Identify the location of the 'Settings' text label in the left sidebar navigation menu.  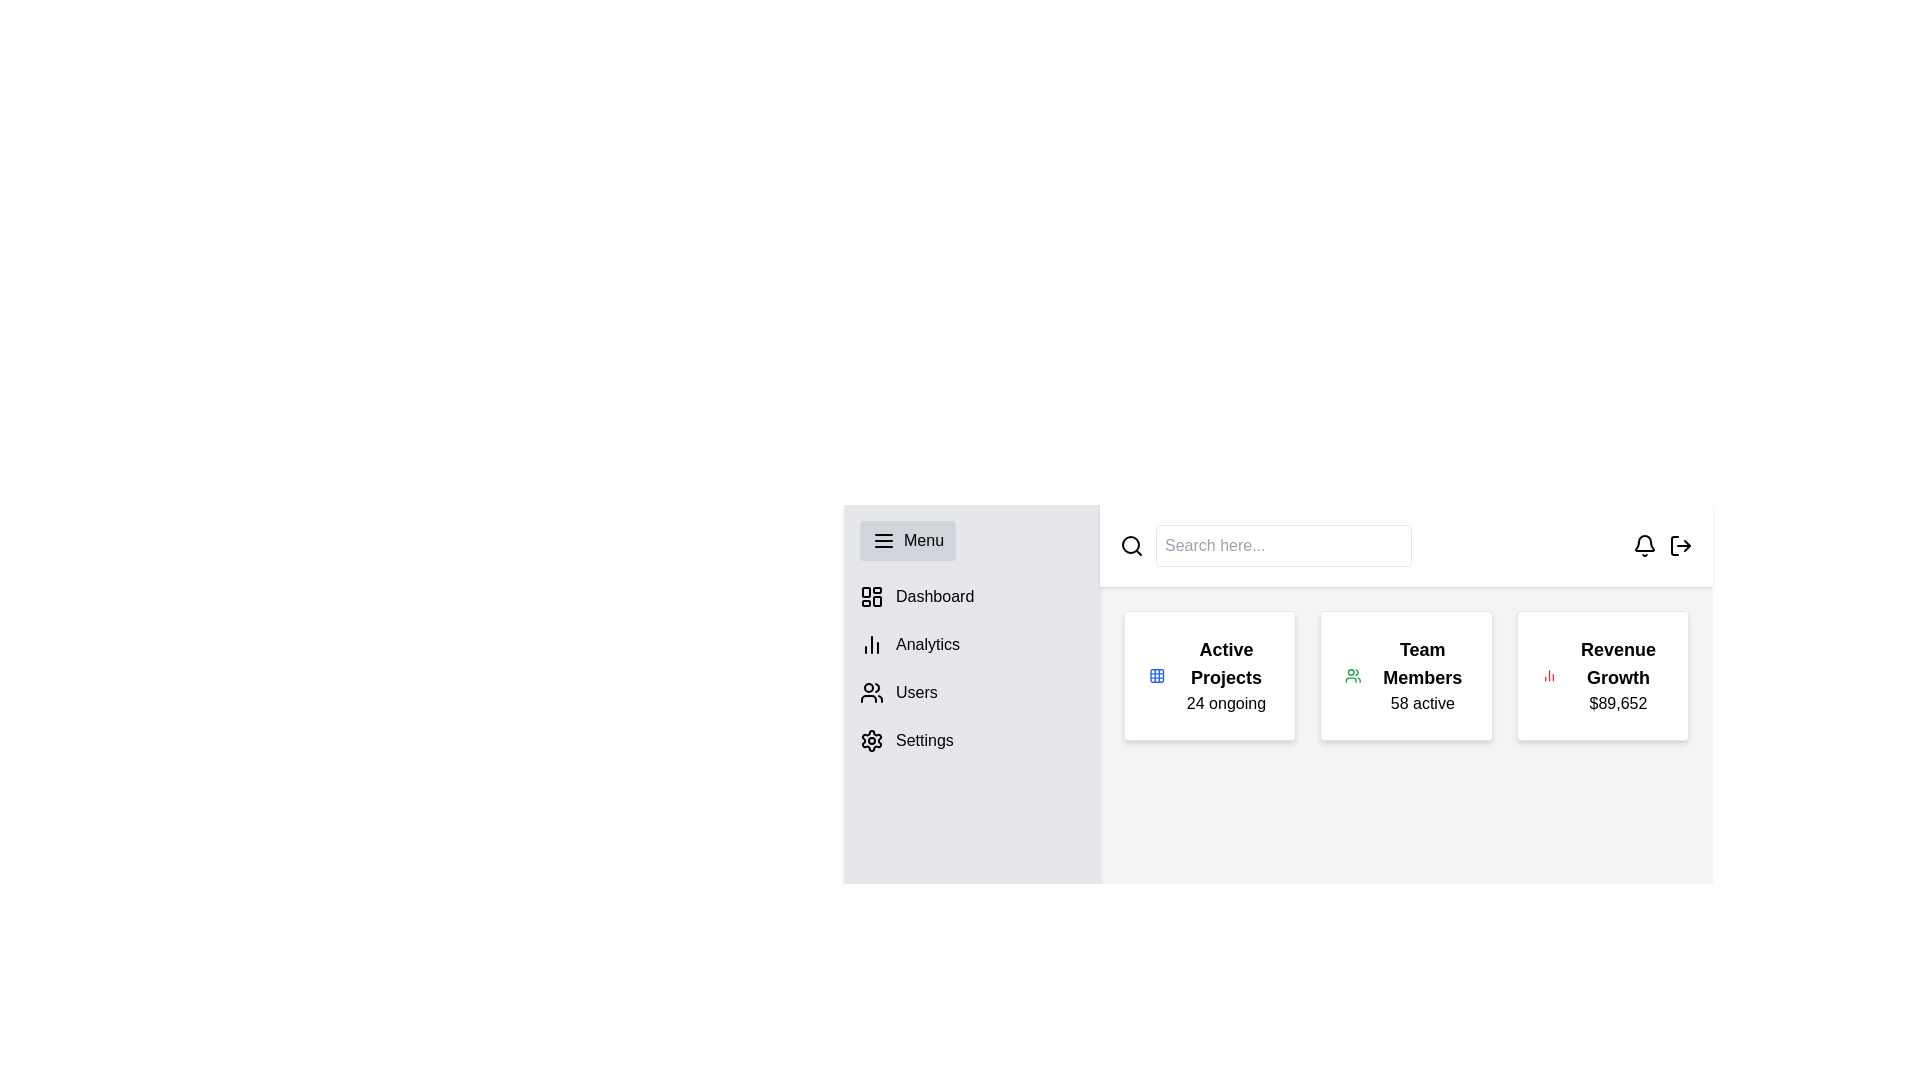
(923, 740).